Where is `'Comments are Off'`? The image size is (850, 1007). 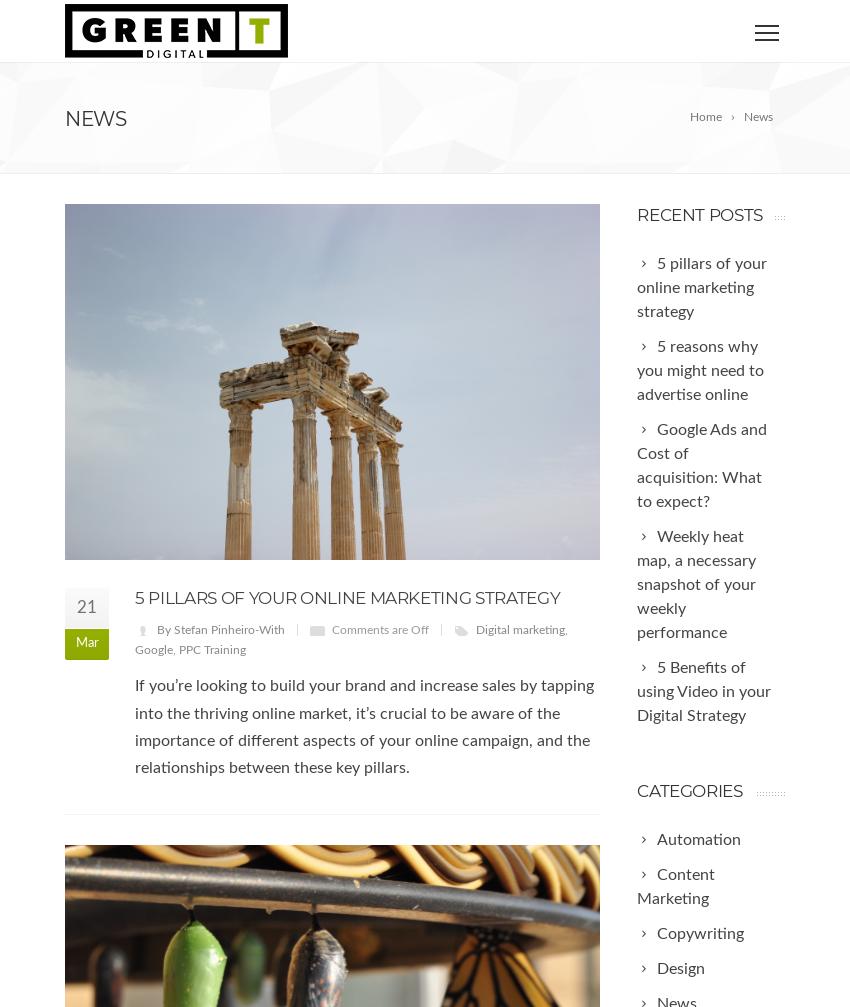 'Comments are Off' is located at coordinates (379, 628).